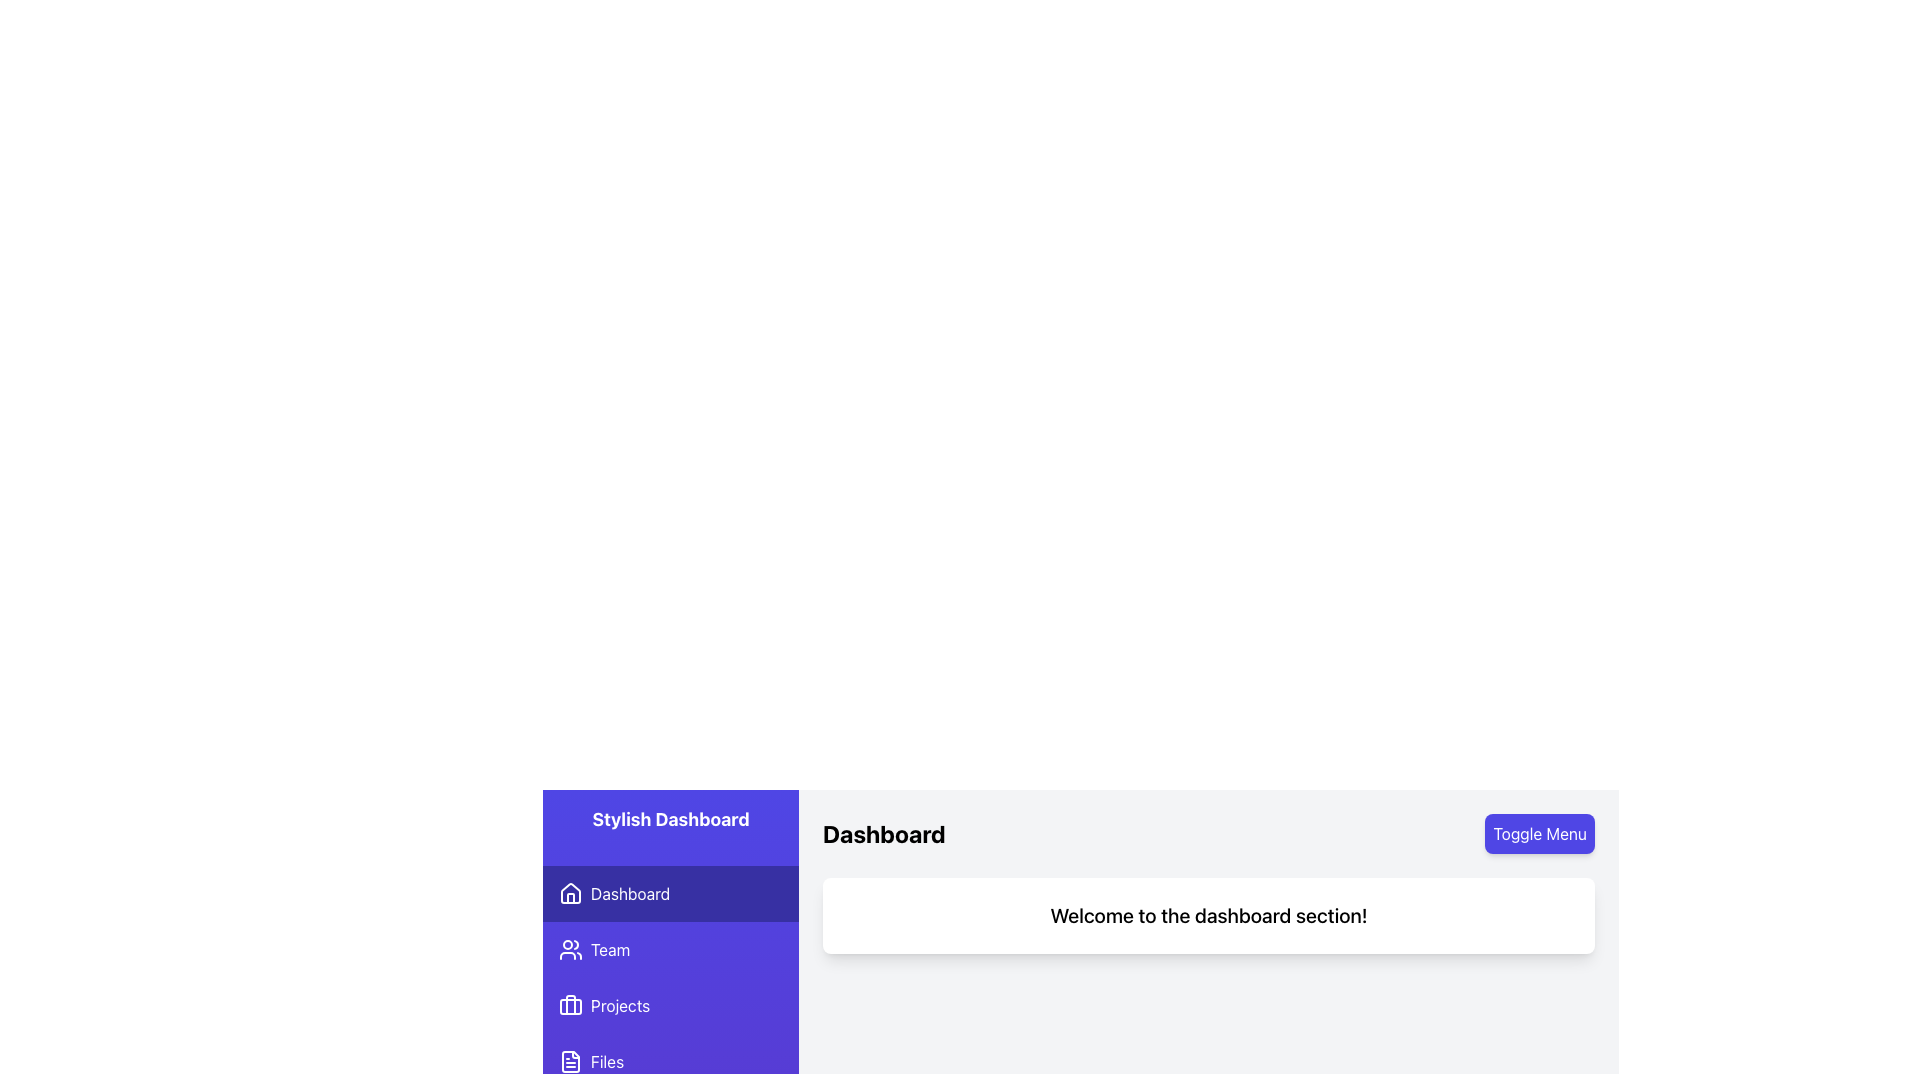  I want to click on the Text label that serves as a title or heading for the dashboard, located at the top-left area of the main content section, so click(883, 833).